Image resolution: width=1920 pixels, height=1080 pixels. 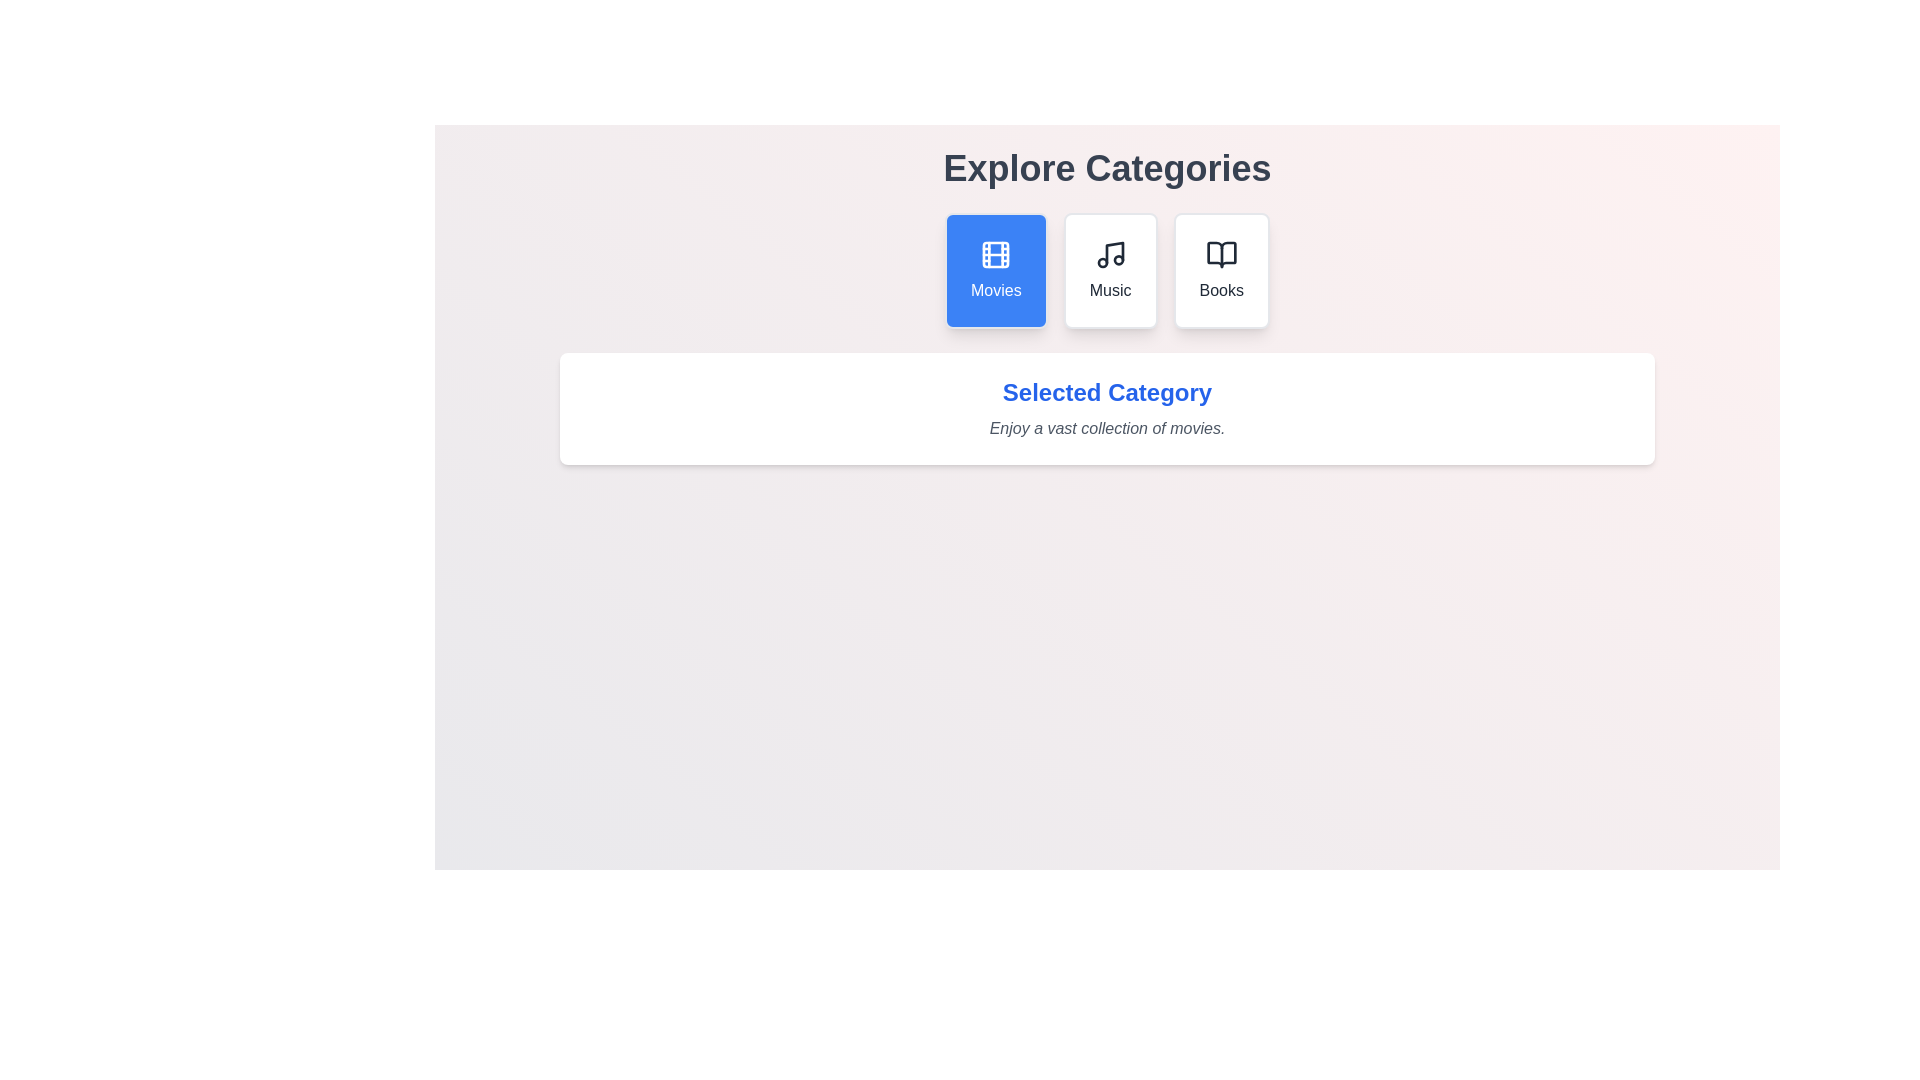 I want to click on the Movies button to select it, so click(x=996, y=270).